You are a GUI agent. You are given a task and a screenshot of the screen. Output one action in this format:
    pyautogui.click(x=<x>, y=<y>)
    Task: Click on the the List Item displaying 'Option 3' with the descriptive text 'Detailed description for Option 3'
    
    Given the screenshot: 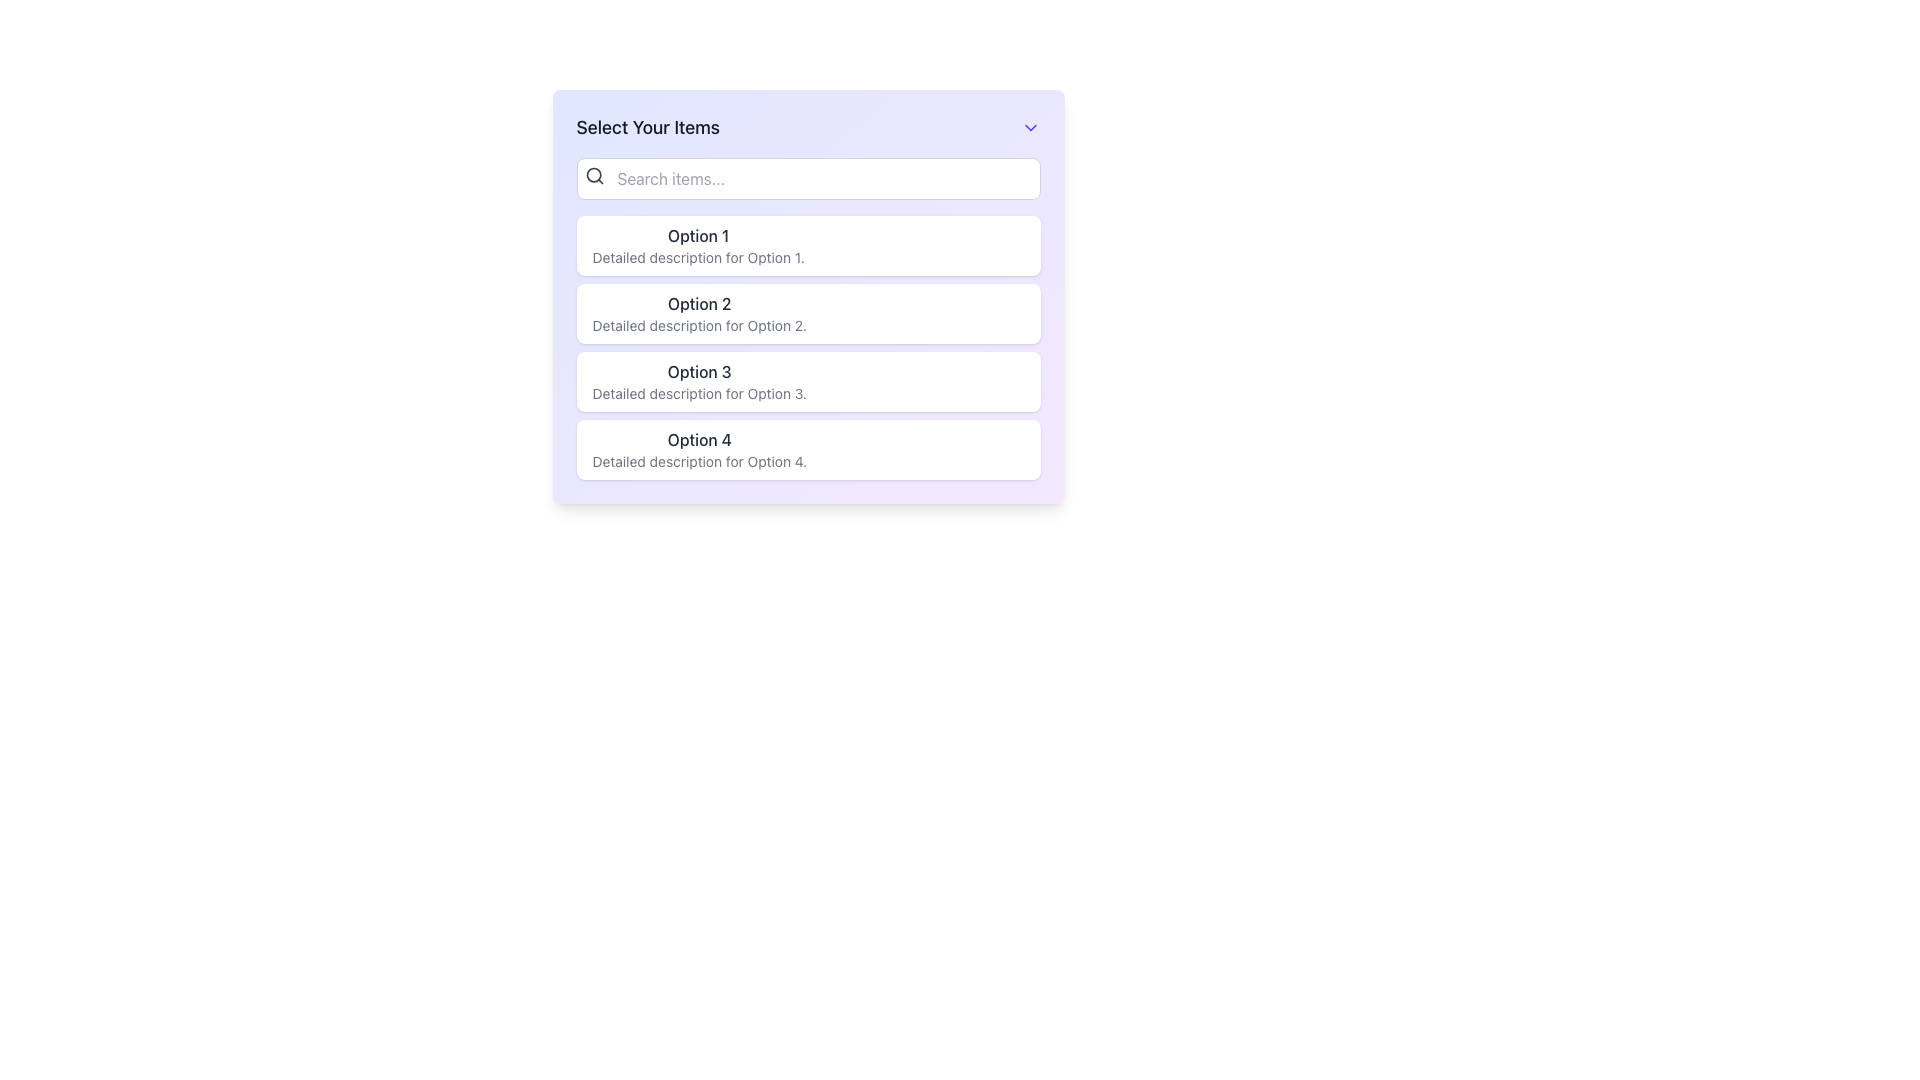 What is the action you would take?
    pyautogui.click(x=699, y=381)
    